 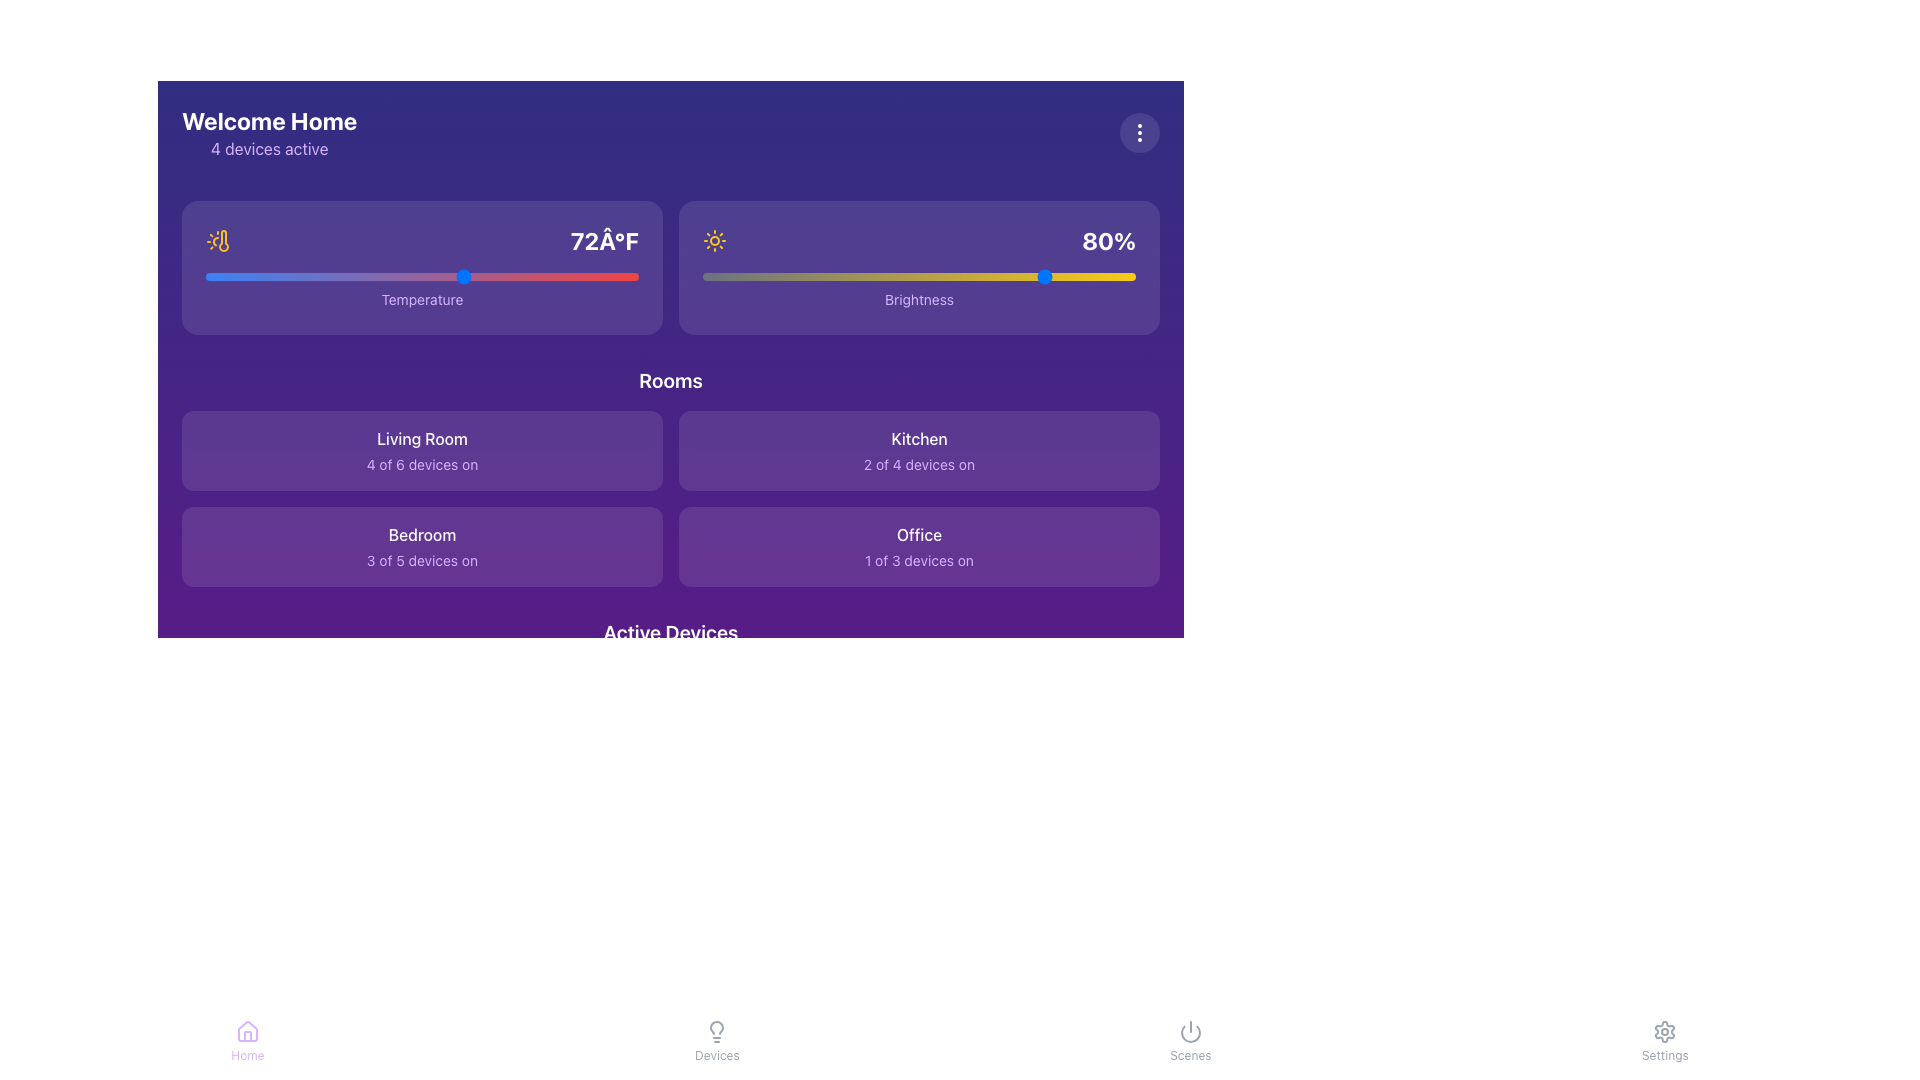 What do you see at coordinates (918, 465) in the screenshot?
I see `the text label displaying '2 of 4 devices on', which is styled in small, purple font and located in the lower section of the card interface under the 'Kitchen' title` at bounding box center [918, 465].